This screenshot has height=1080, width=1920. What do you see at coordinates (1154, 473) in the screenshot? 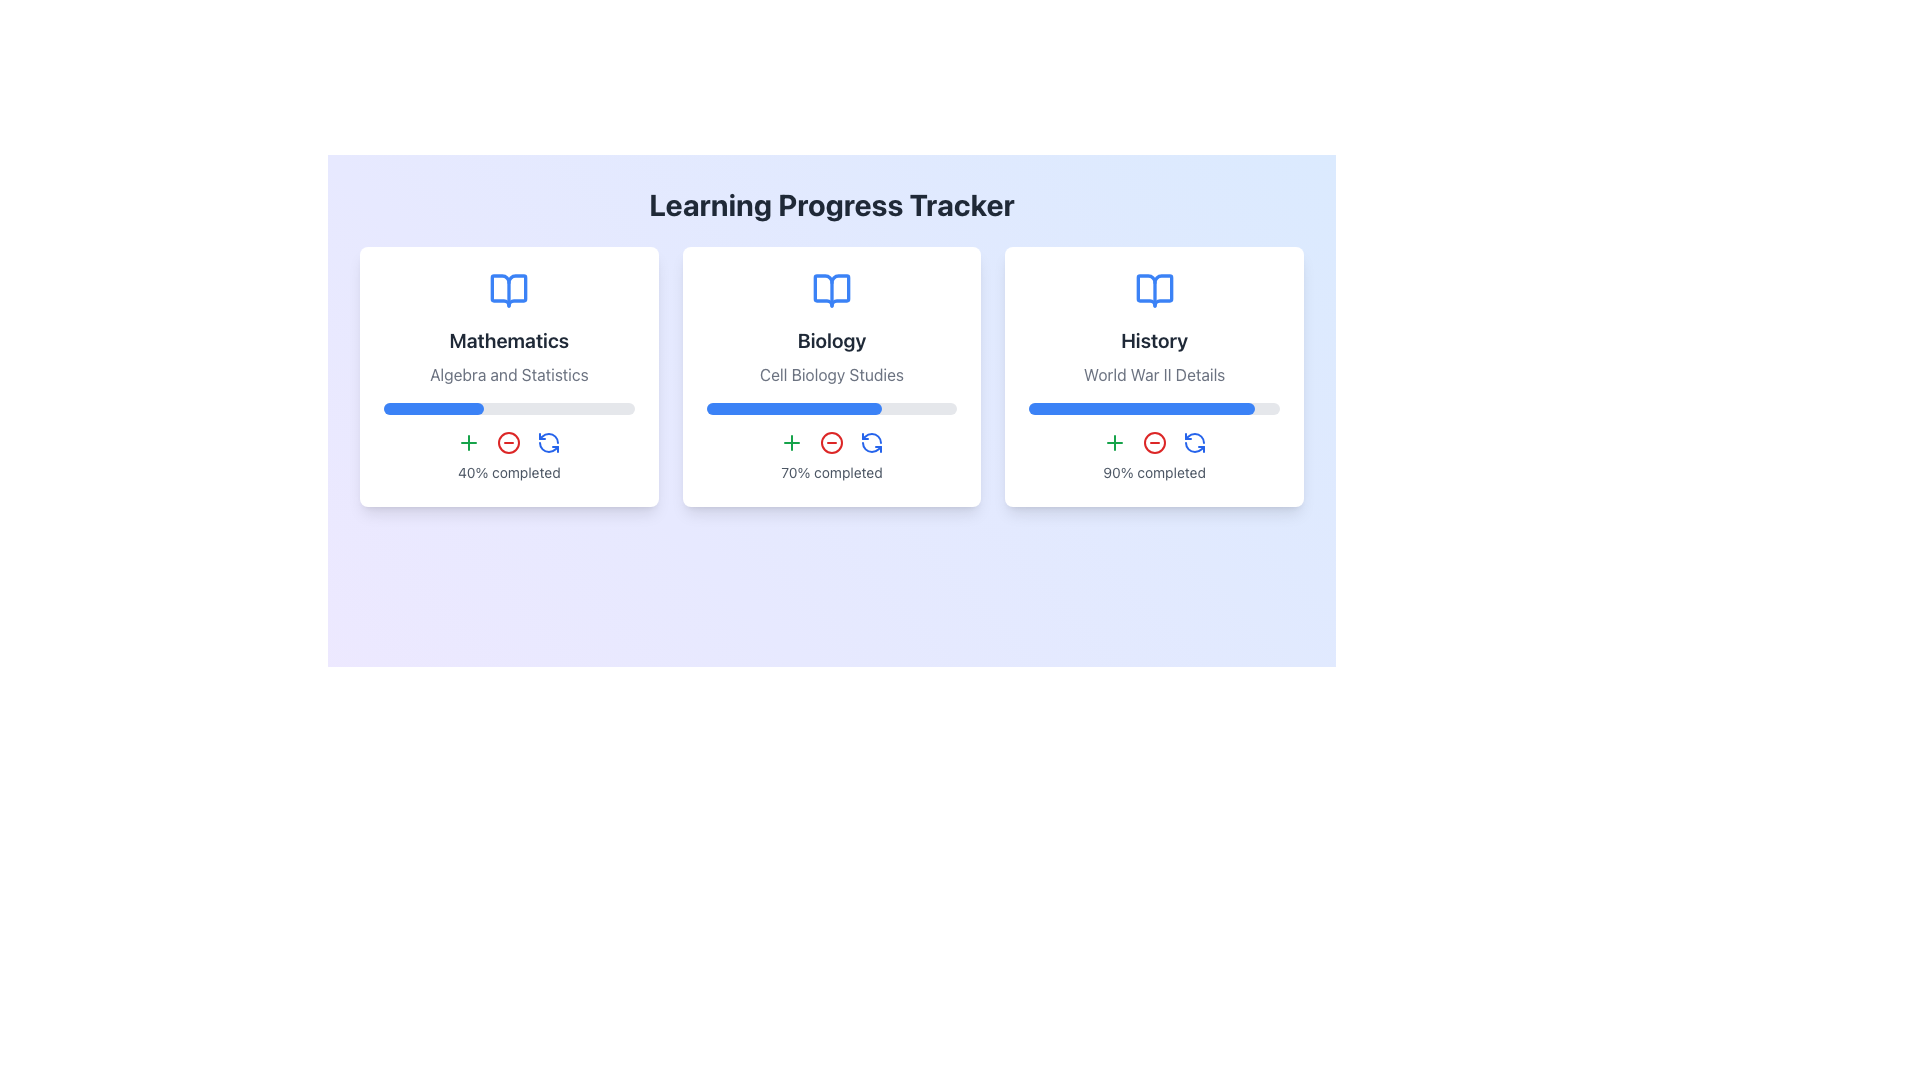
I see `the Text Label that displays the progress percentage for the 'History - World War II Details' card, which is located below the progress bar and aligned centrally within the card` at bounding box center [1154, 473].